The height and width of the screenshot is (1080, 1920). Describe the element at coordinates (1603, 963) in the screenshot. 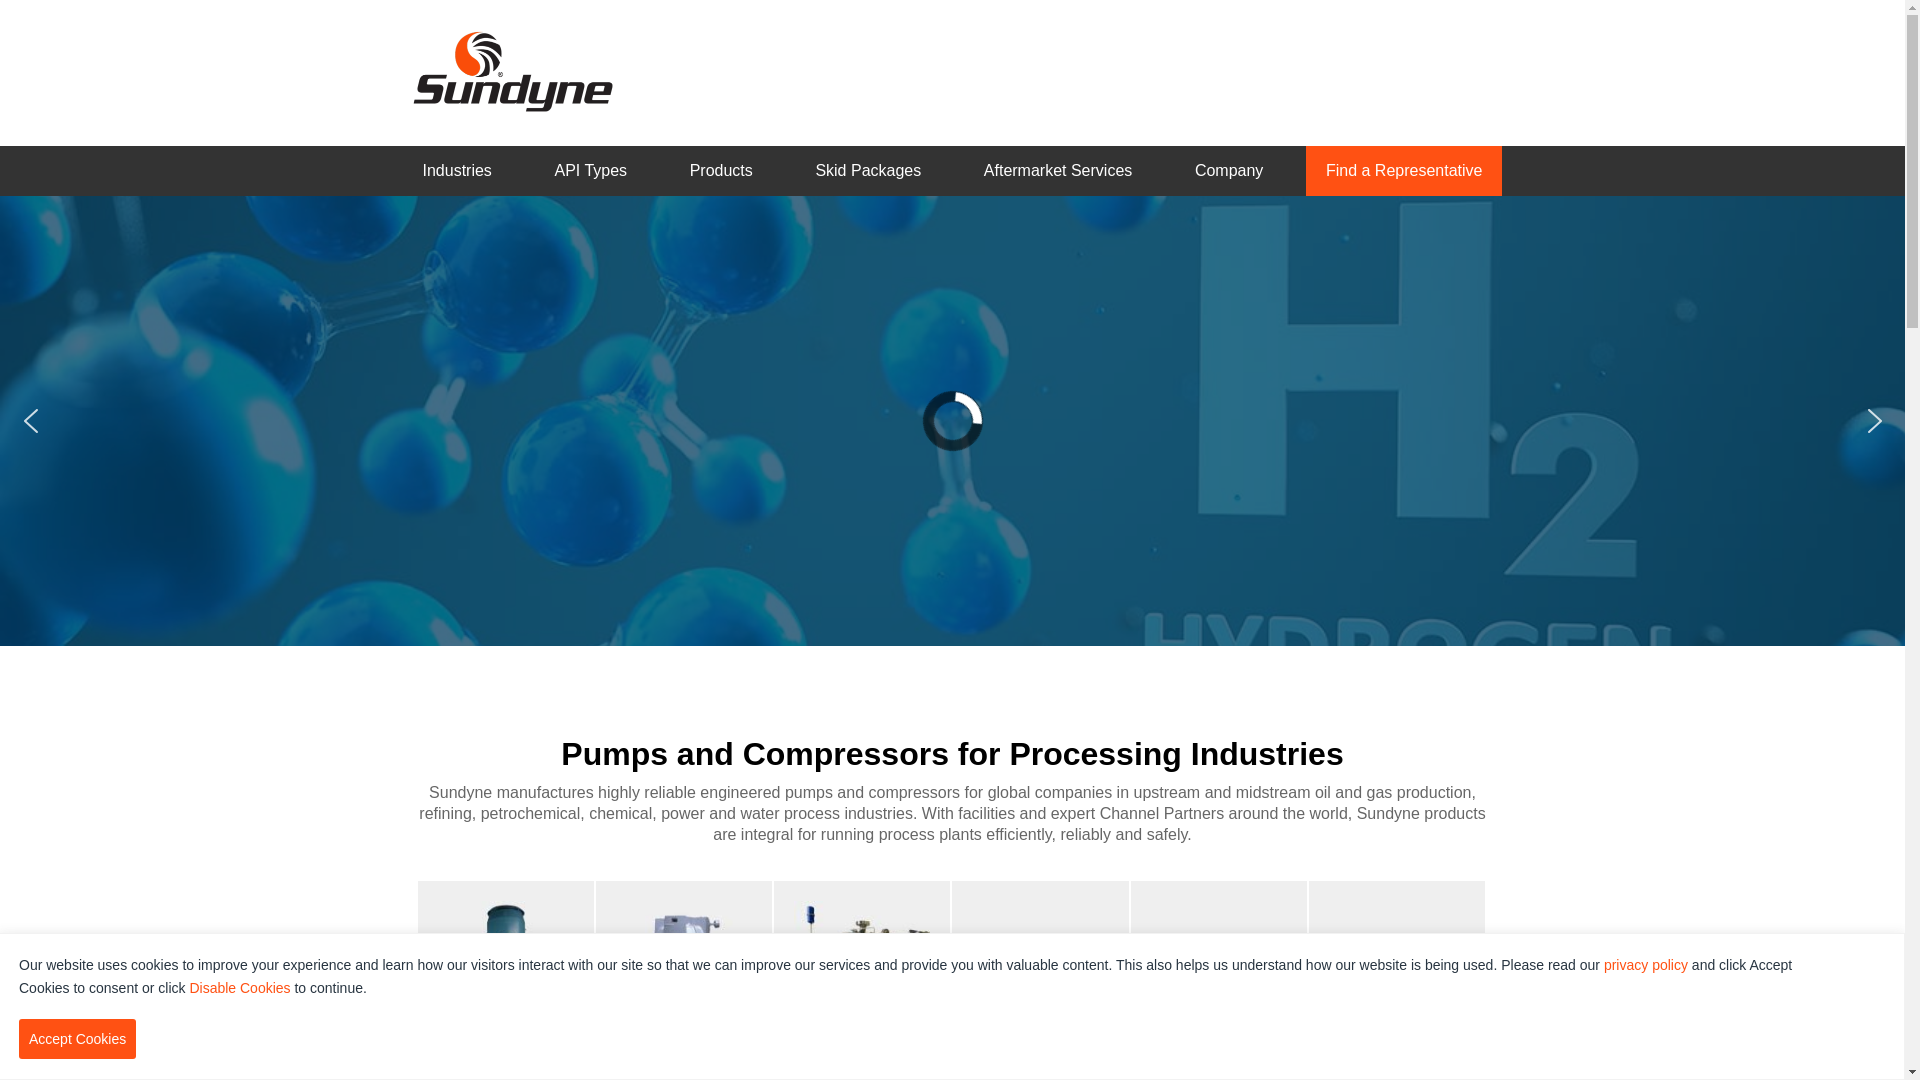

I see `'privacy policy'` at that location.